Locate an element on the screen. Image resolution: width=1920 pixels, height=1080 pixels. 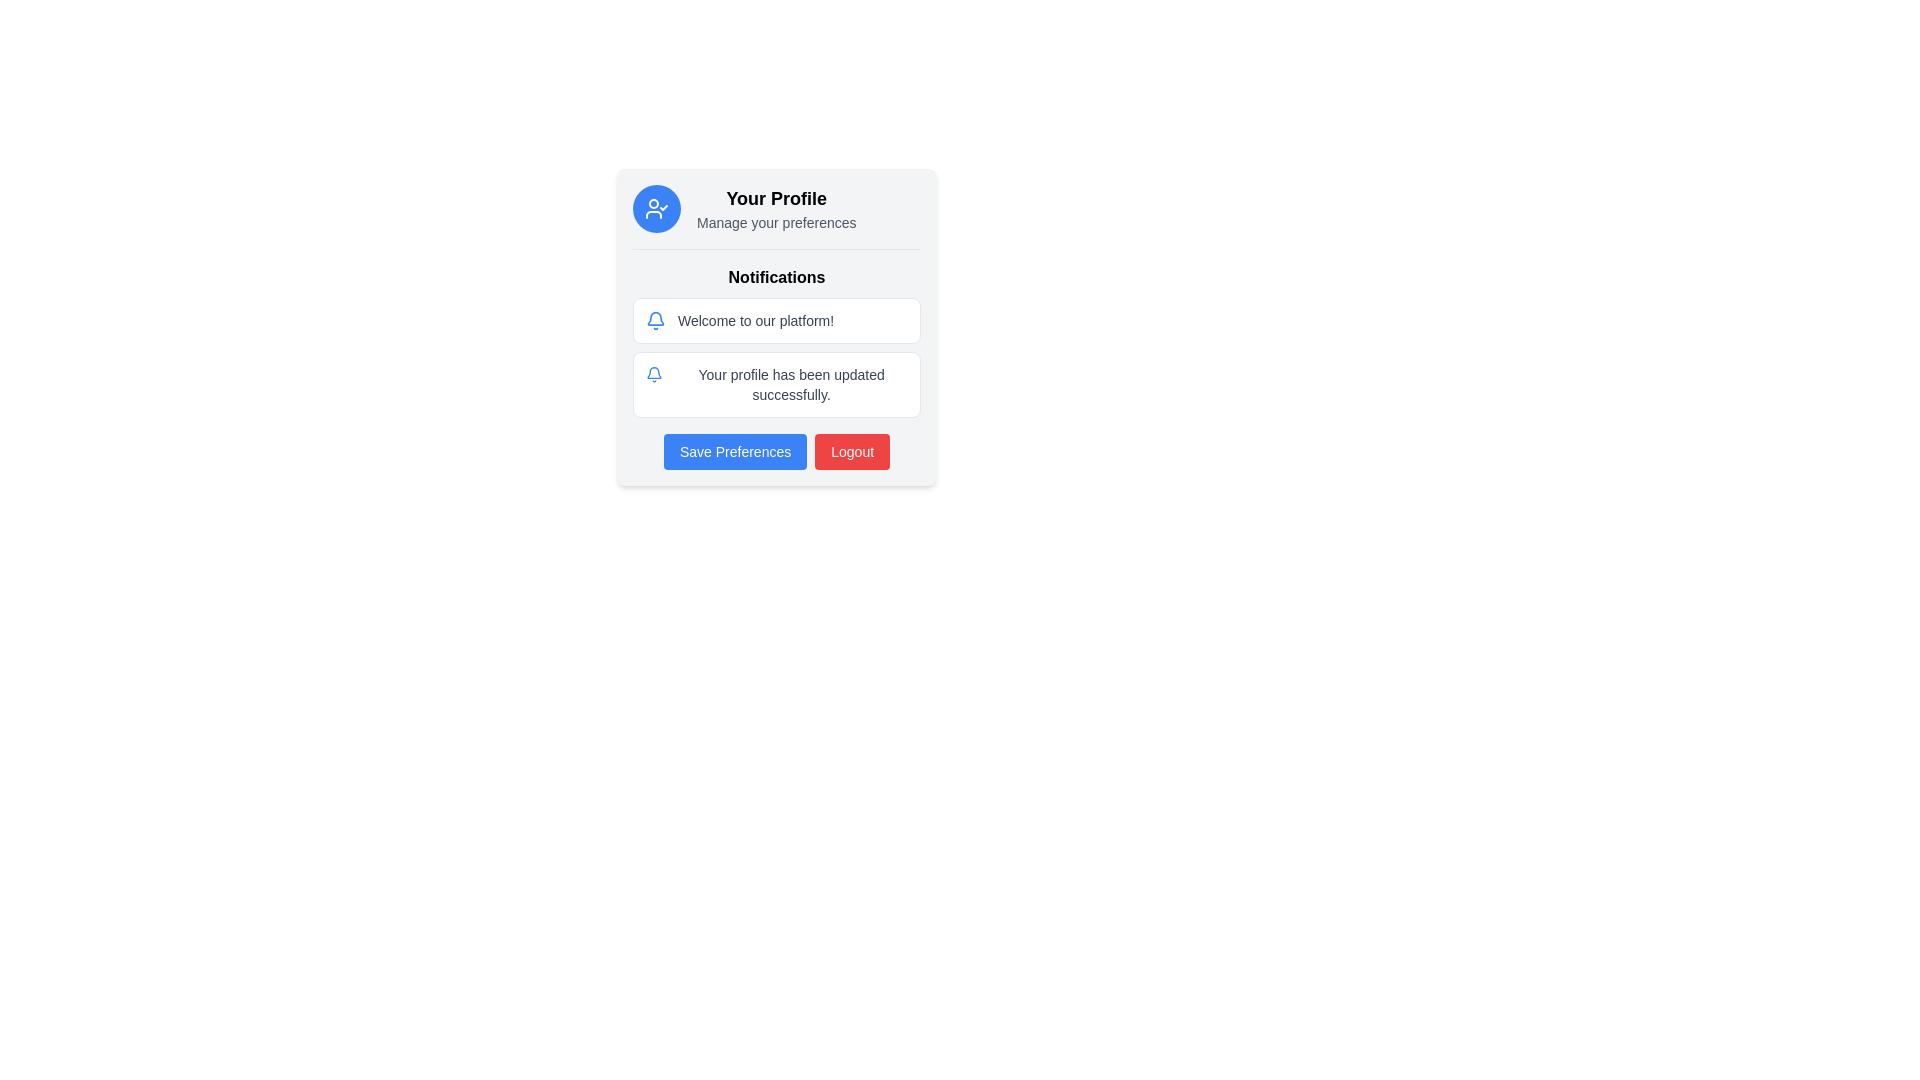
informative text block that displays 'Your Profile' and 'Manage your preferences', located above the 'Save Preferences' and 'Logout' buttons, positioned in the top part of the central panel is located at coordinates (775, 208).